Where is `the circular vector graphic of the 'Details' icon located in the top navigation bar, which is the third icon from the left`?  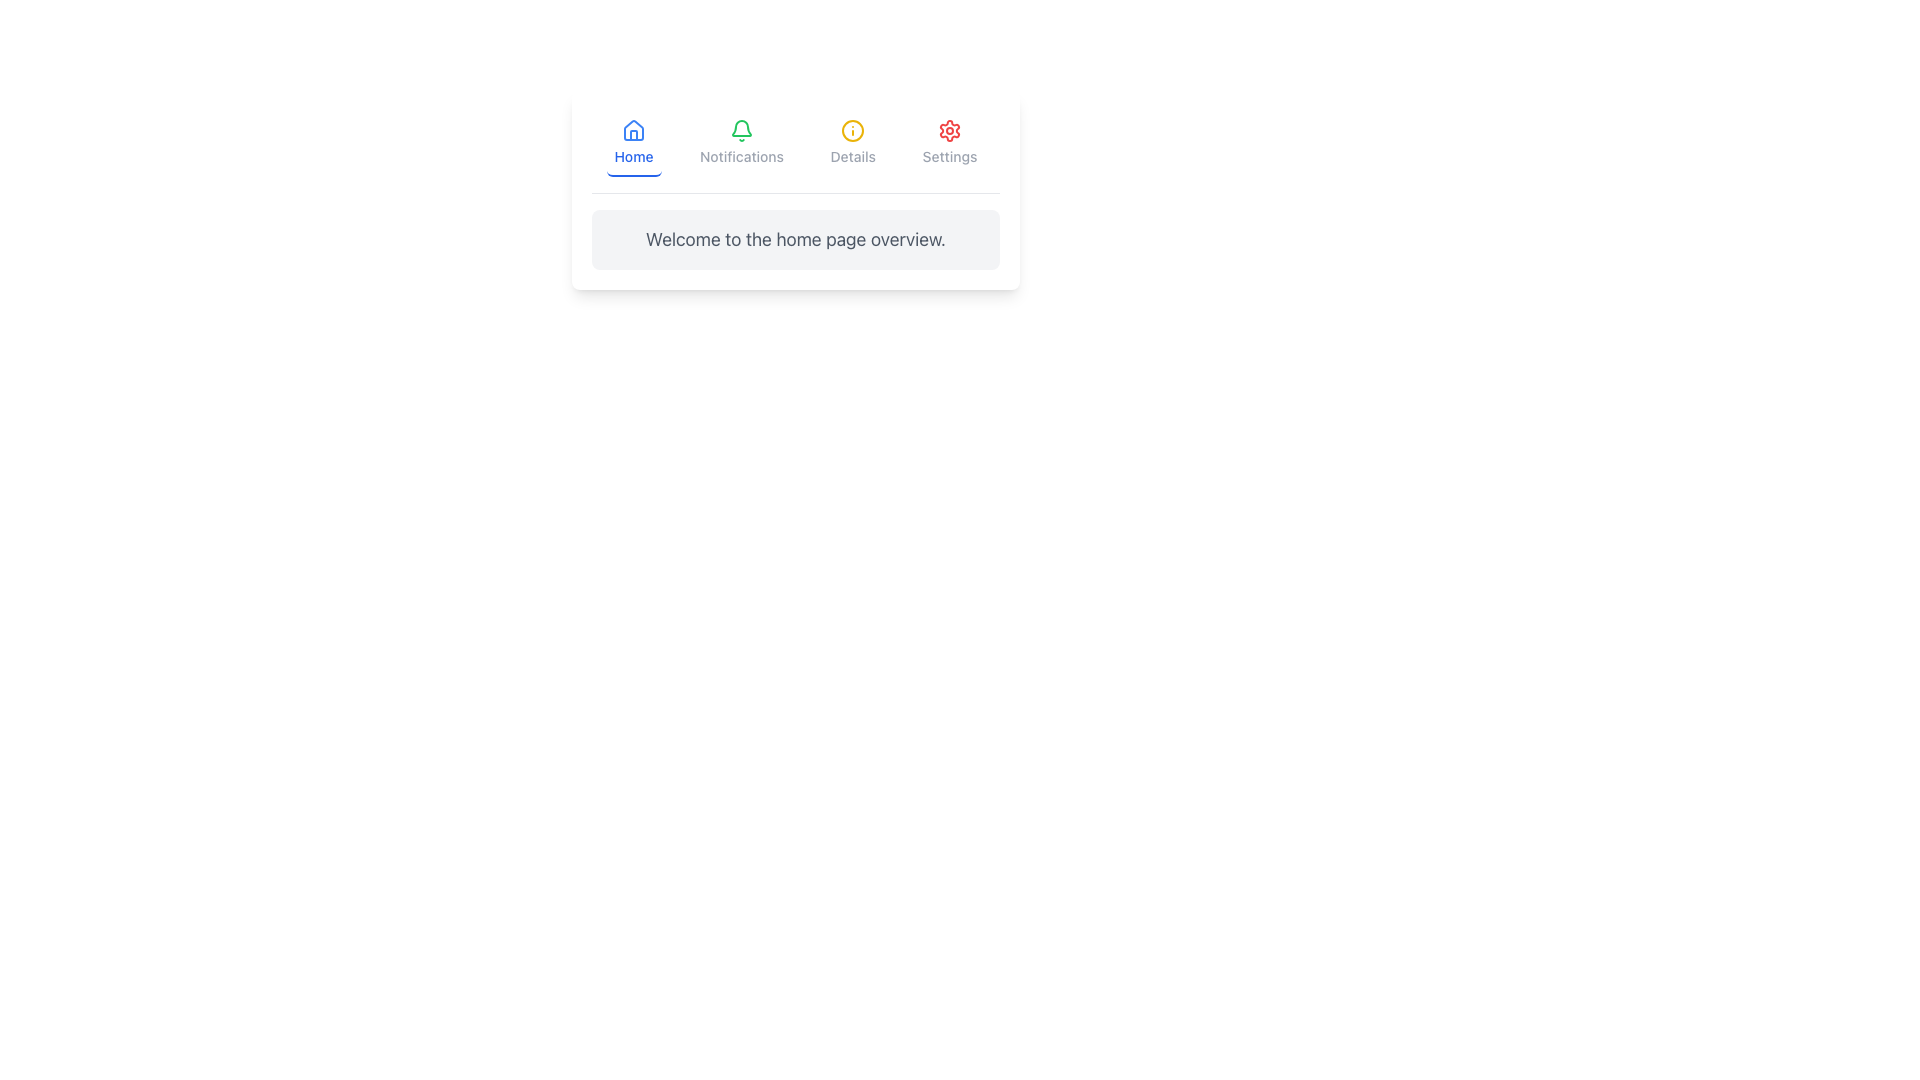
the circular vector graphic of the 'Details' icon located in the top navigation bar, which is the third icon from the left is located at coordinates (853, 131).